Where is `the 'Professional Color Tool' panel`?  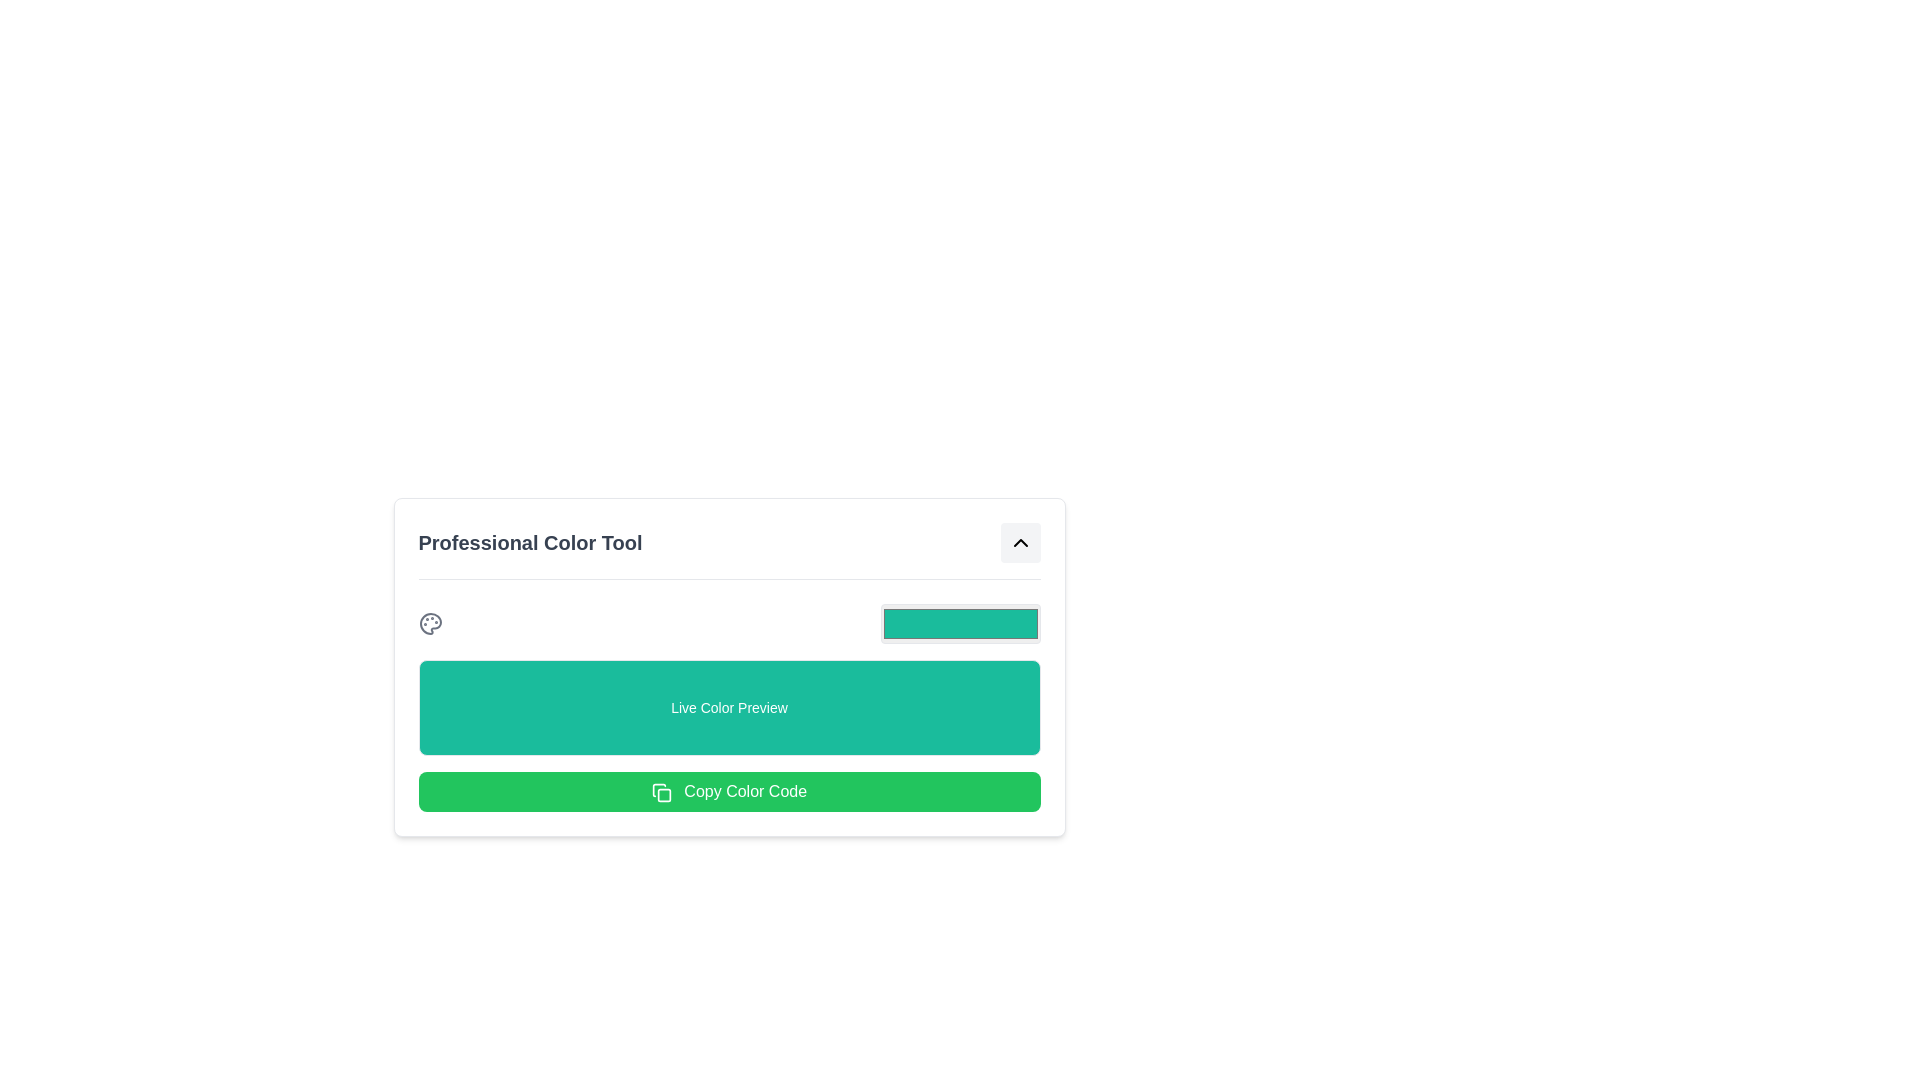 the 'Professional Color Tool' panel is located at coordinates (728, 705).